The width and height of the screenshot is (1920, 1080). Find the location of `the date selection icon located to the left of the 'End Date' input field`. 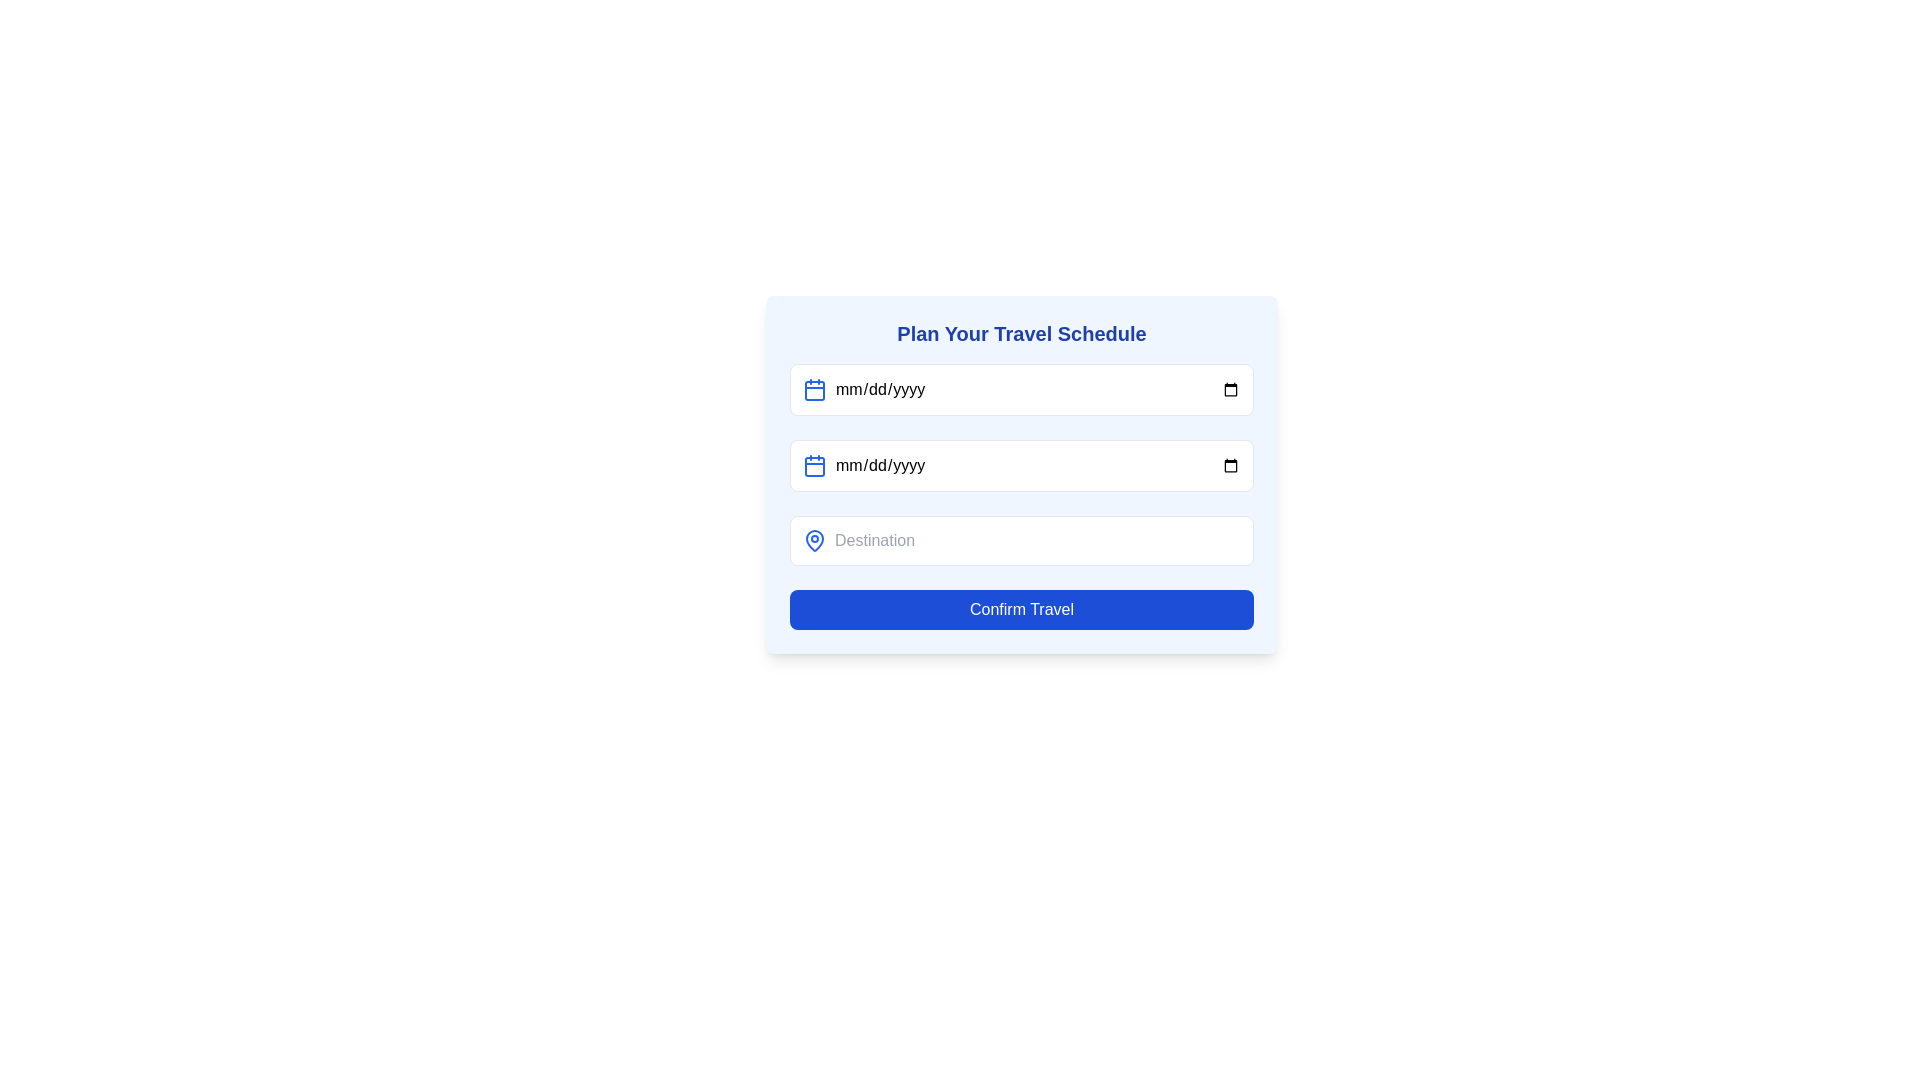

the date selection icon located to the left of the 'End Date' input field is located at coordinates (815, 466).